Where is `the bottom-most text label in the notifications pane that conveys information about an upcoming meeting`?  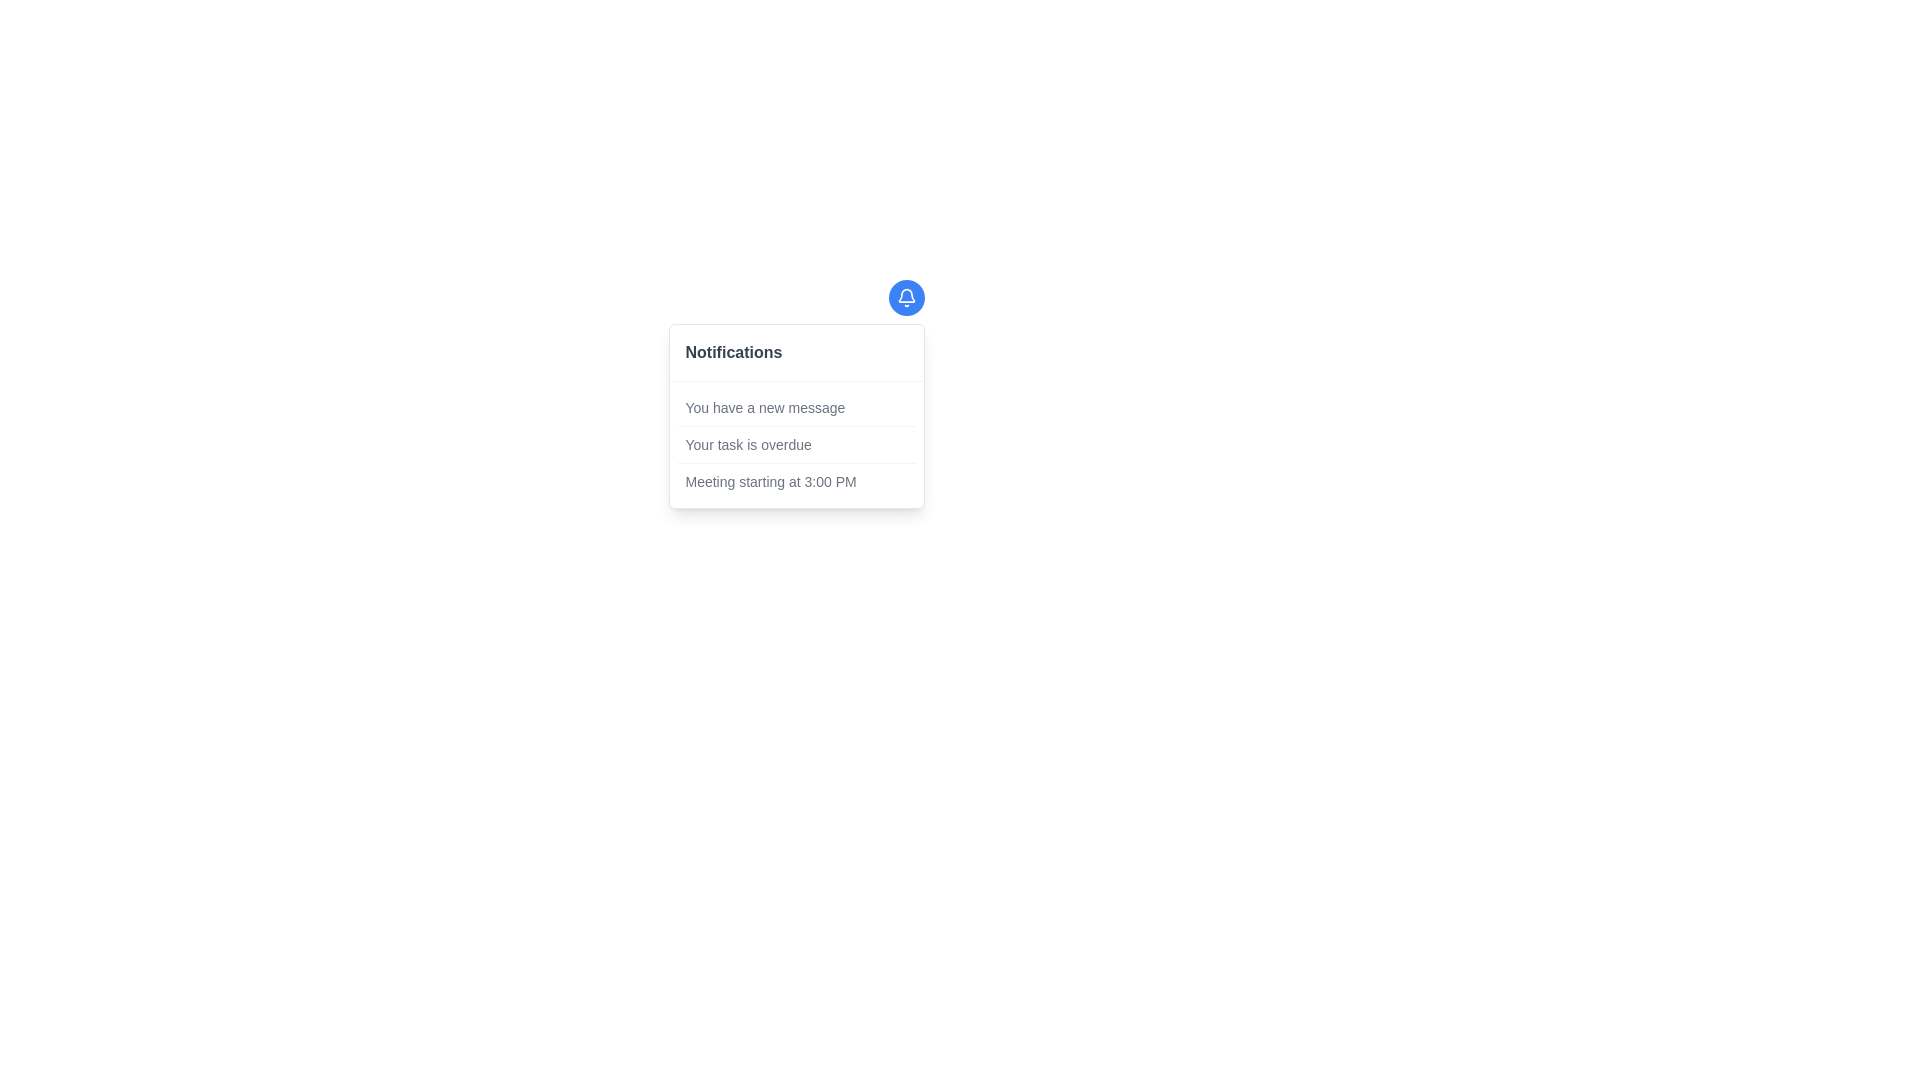 the bottom-most text label in the notifications pane that conveys information about an upcoming meeting is located at coordinates (770, 482).